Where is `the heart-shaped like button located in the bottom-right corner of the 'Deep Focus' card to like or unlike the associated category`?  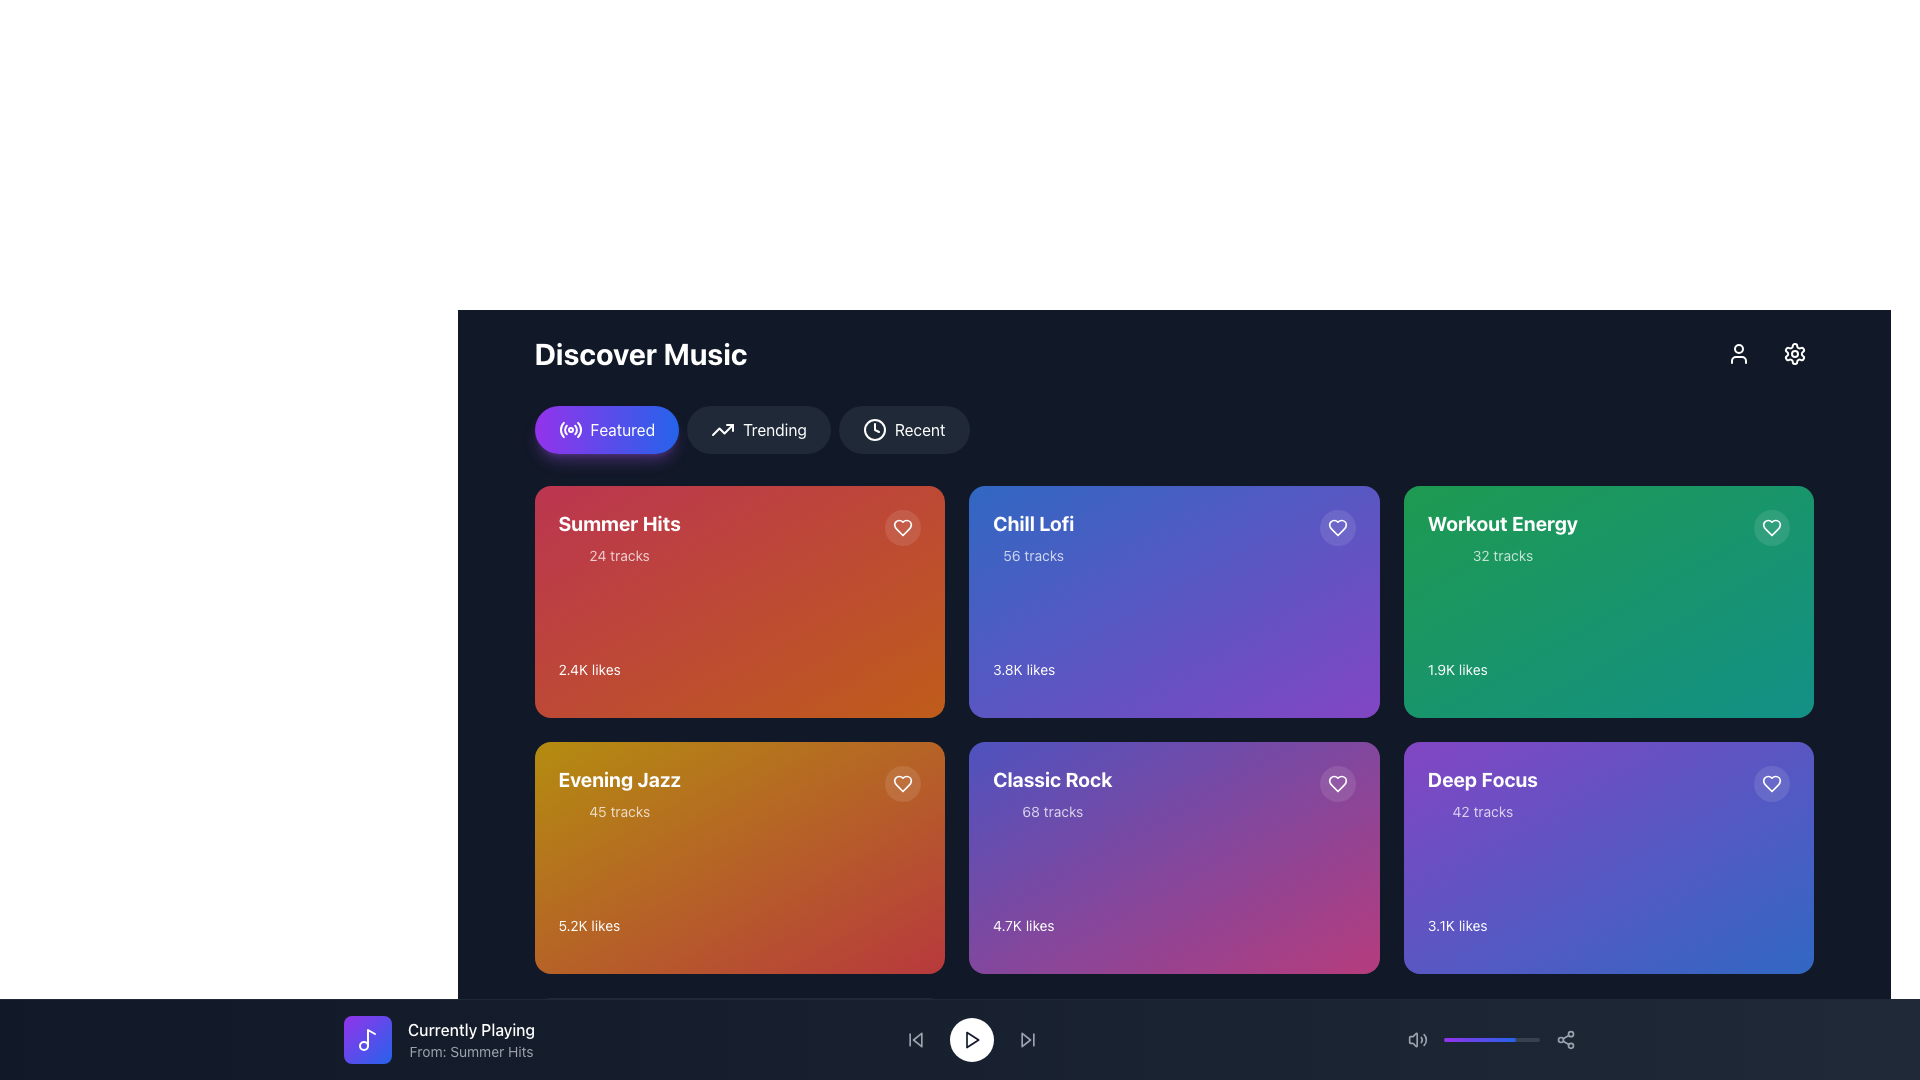
the heart-shaped like button located in the bottom-right corner of the 'Deep Focus' card to like or unlike the associated category is located at coordinates (1772, 782).